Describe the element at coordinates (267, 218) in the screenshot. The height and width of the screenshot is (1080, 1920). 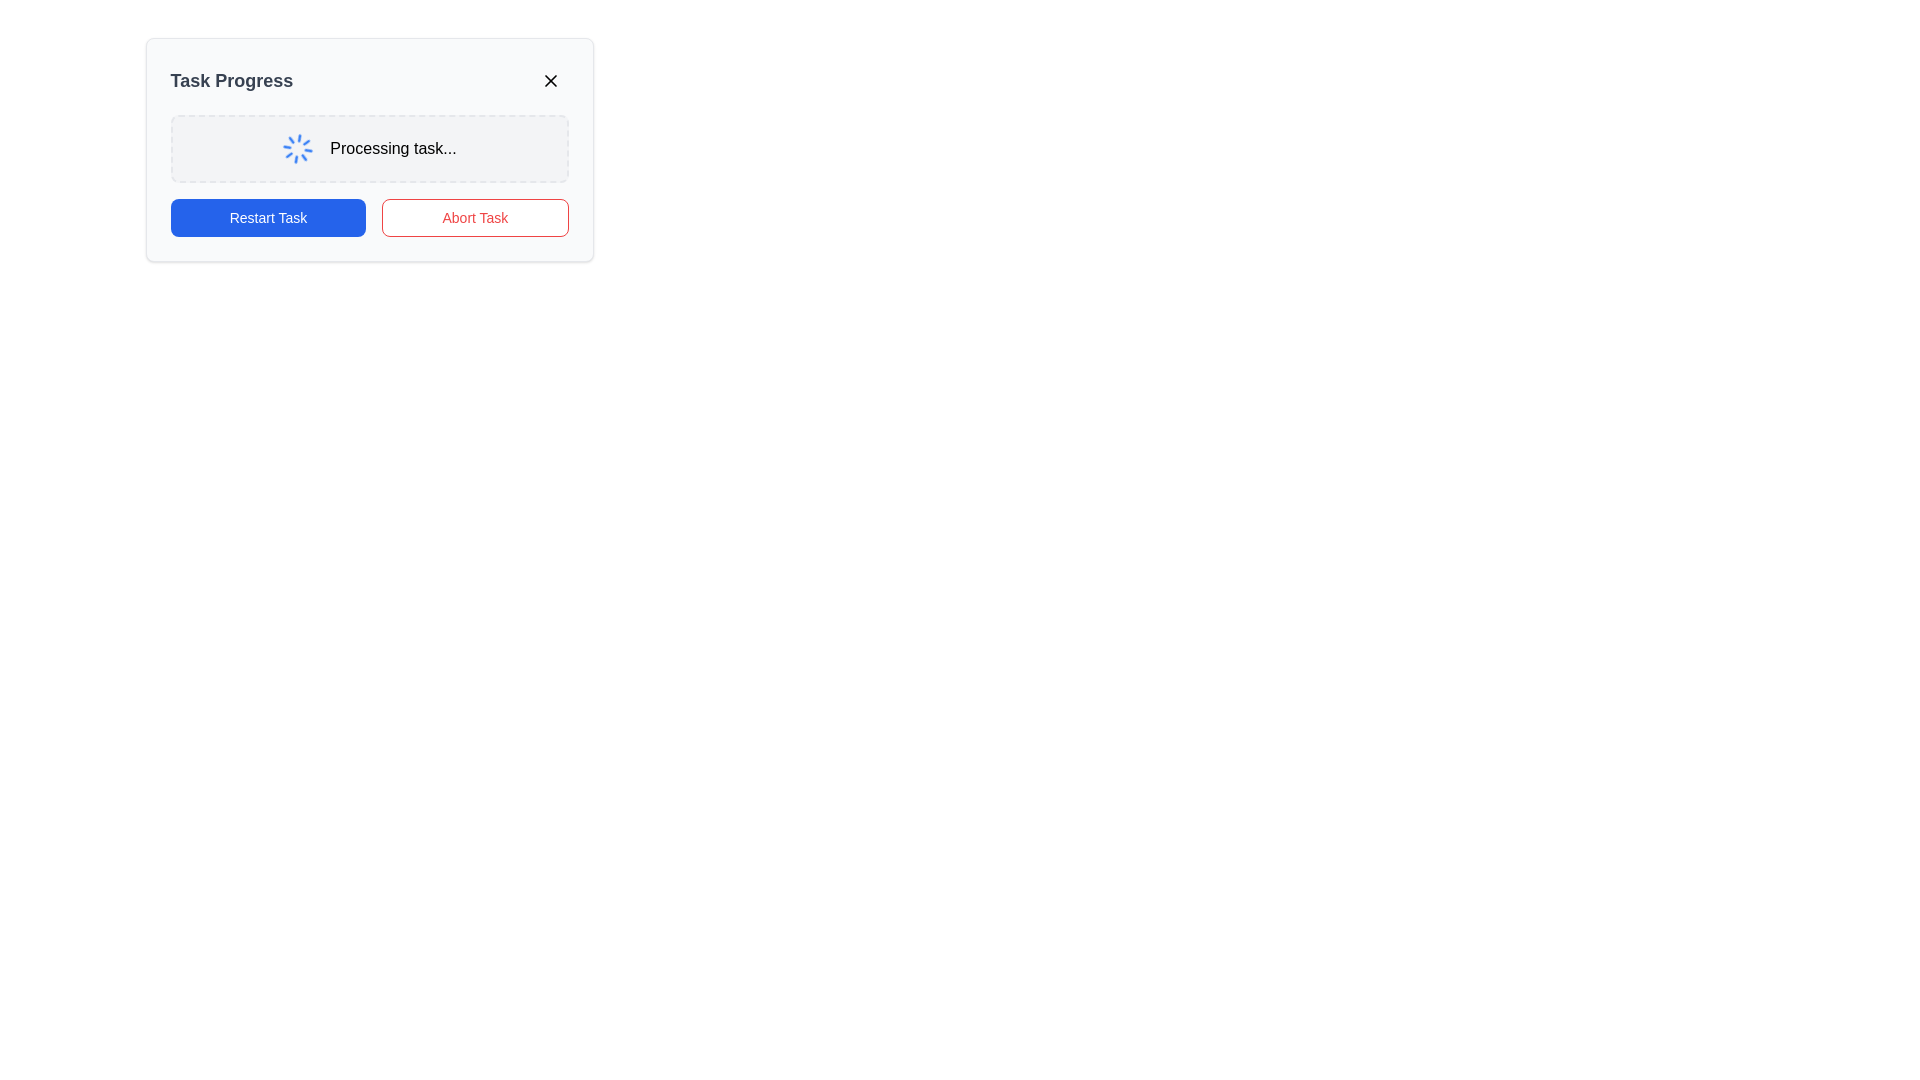
I see `the blue 'Restart Task' button located in the bottom-left corner of the modal` at that location.